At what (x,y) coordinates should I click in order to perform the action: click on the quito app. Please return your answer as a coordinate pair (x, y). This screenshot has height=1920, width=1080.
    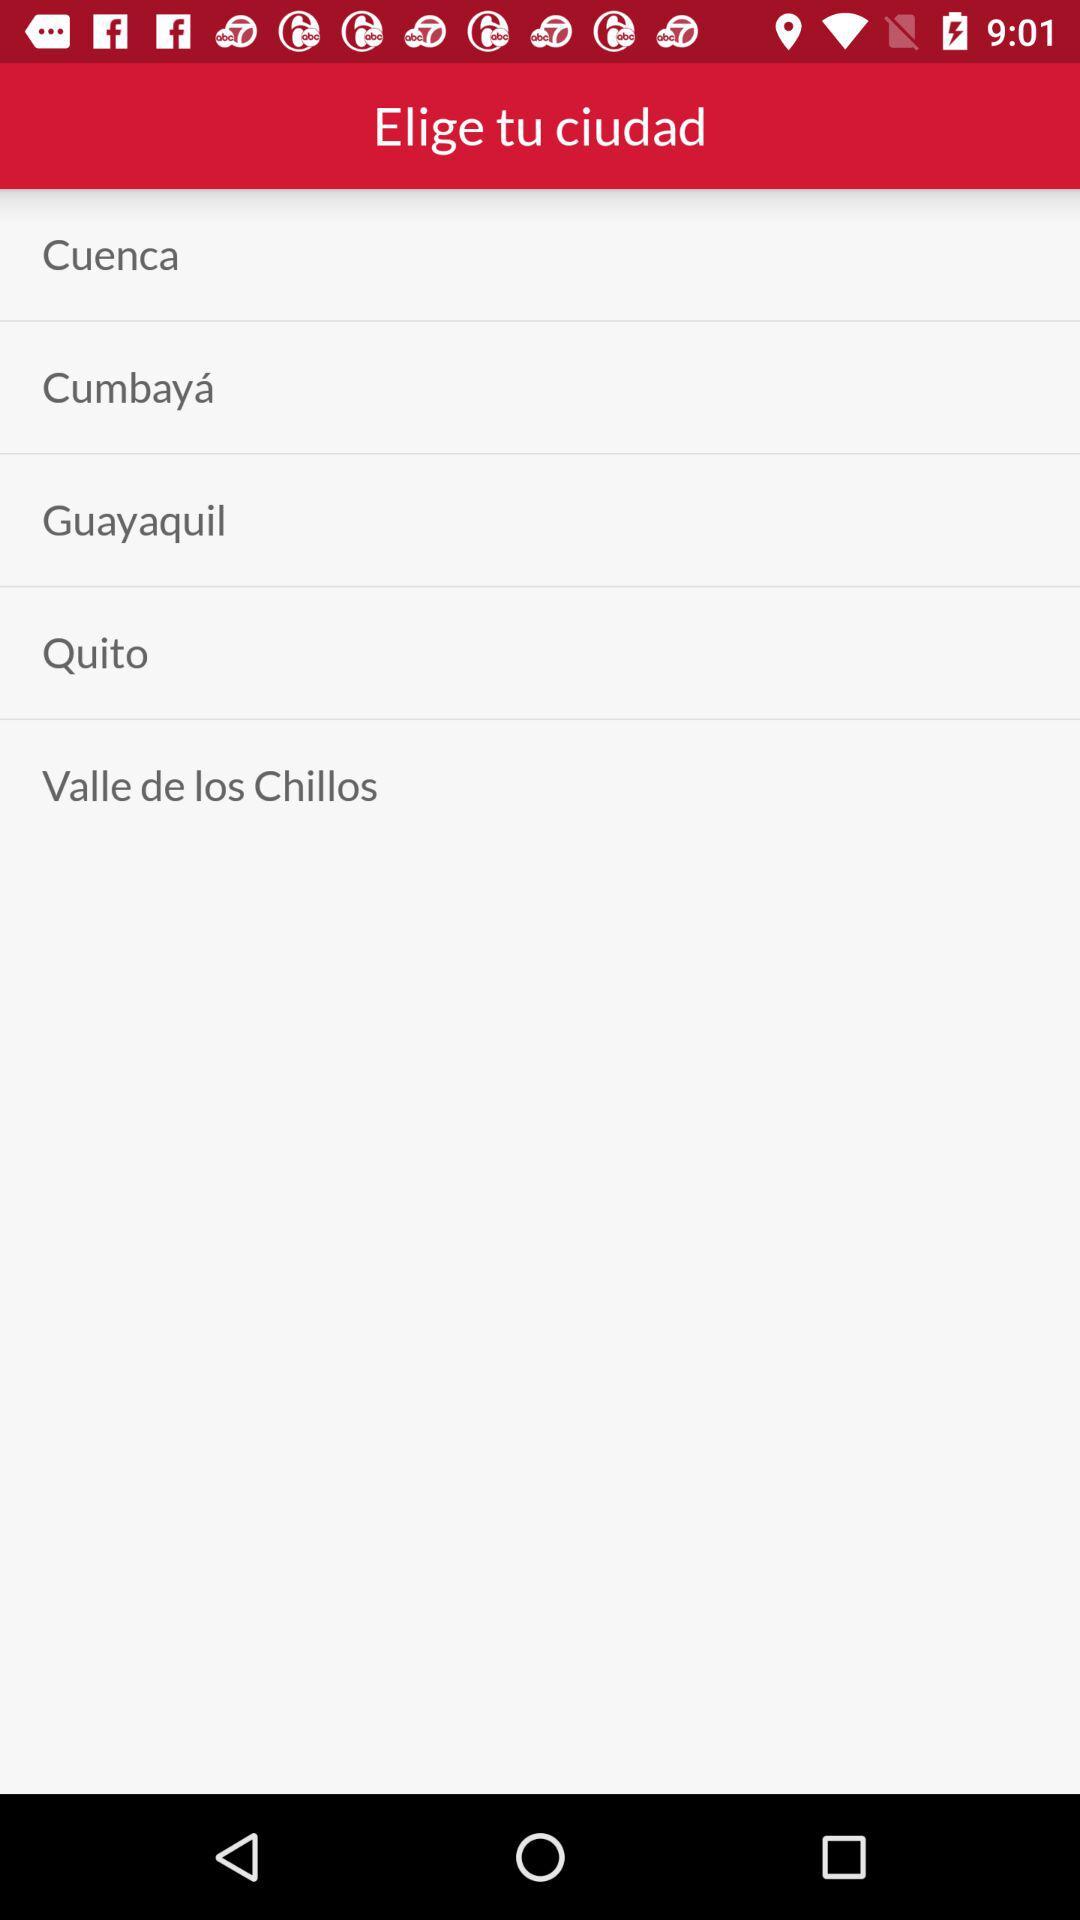
    Looking at the image, I should click on (95, 652).